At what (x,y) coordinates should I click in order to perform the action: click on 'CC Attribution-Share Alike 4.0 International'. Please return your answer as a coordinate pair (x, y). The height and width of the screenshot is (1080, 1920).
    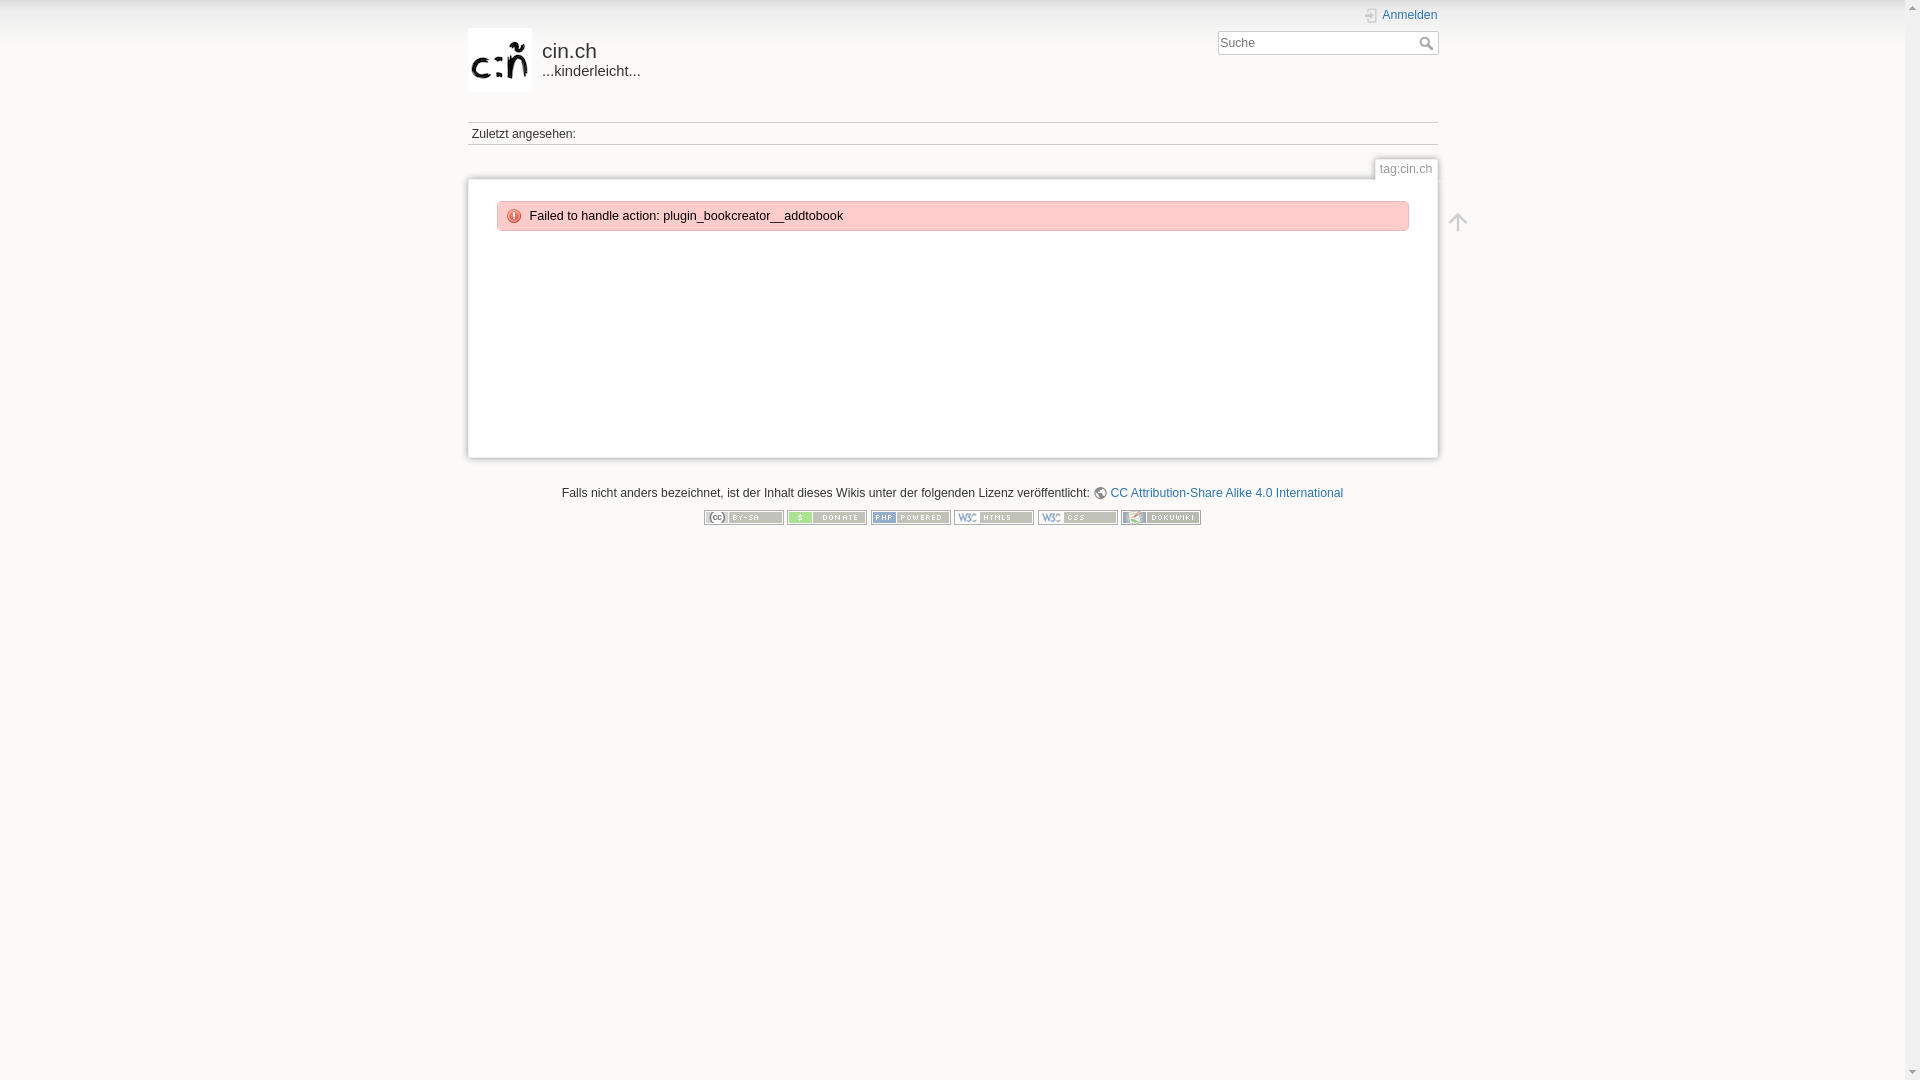
    Looking at the image, I should click on (1217, 493).